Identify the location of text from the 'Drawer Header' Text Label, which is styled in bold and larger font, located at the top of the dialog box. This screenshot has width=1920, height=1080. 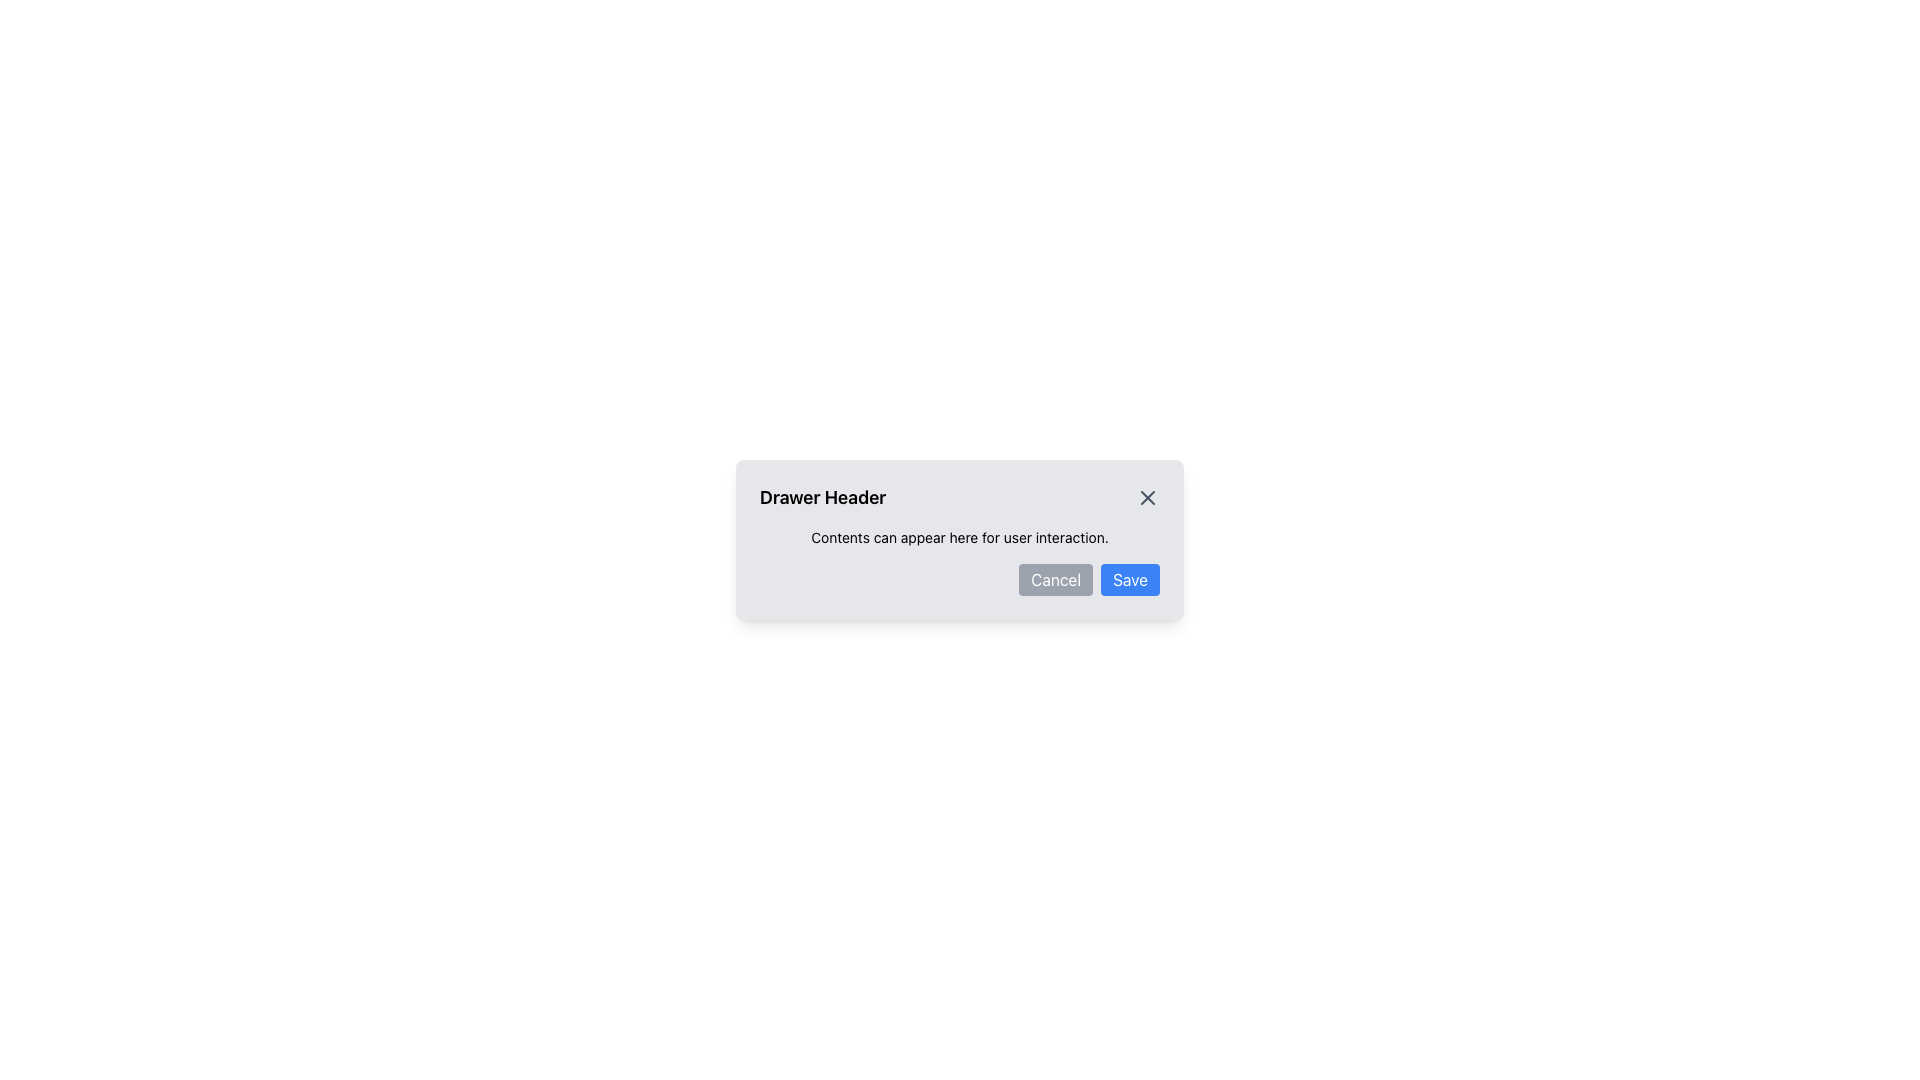
(823, 496).